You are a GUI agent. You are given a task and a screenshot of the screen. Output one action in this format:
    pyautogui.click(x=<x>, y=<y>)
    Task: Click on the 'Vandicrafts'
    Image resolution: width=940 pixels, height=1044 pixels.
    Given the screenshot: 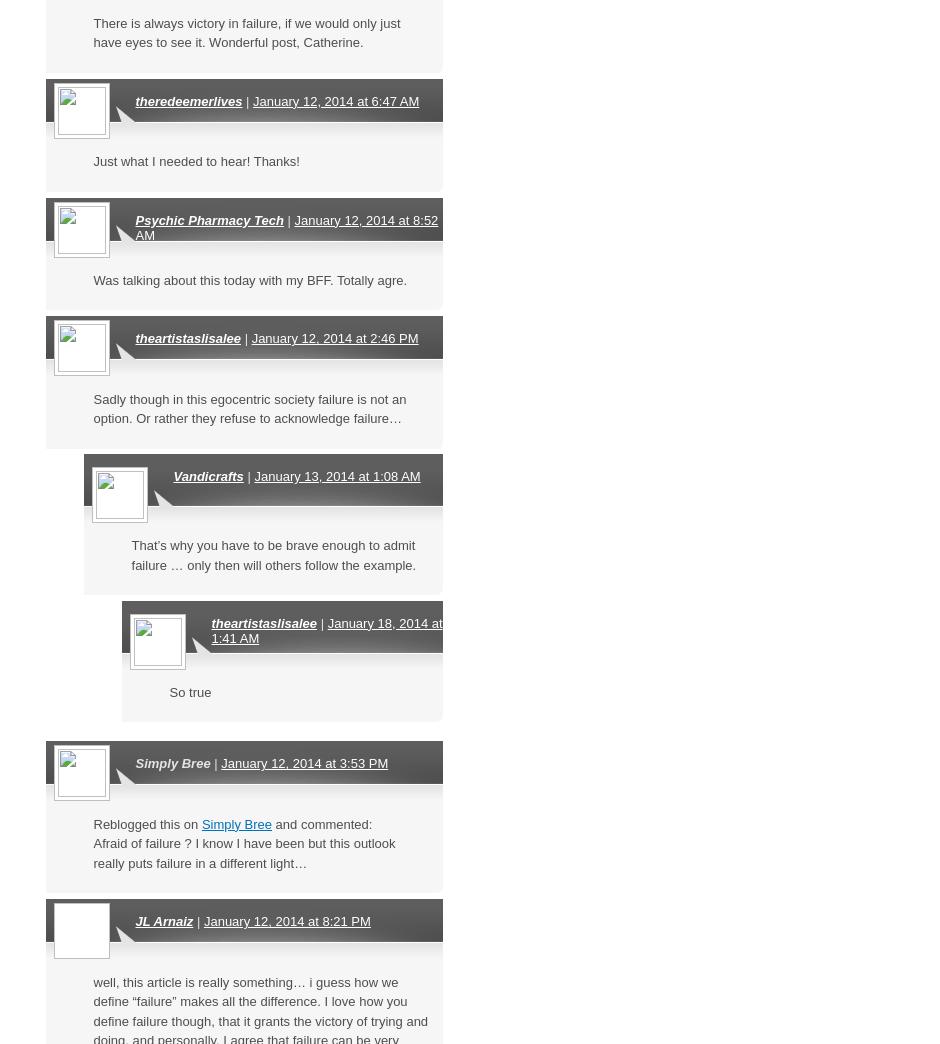 What is the action you would take?
    pyautogui.click(x=207, y=476)
    